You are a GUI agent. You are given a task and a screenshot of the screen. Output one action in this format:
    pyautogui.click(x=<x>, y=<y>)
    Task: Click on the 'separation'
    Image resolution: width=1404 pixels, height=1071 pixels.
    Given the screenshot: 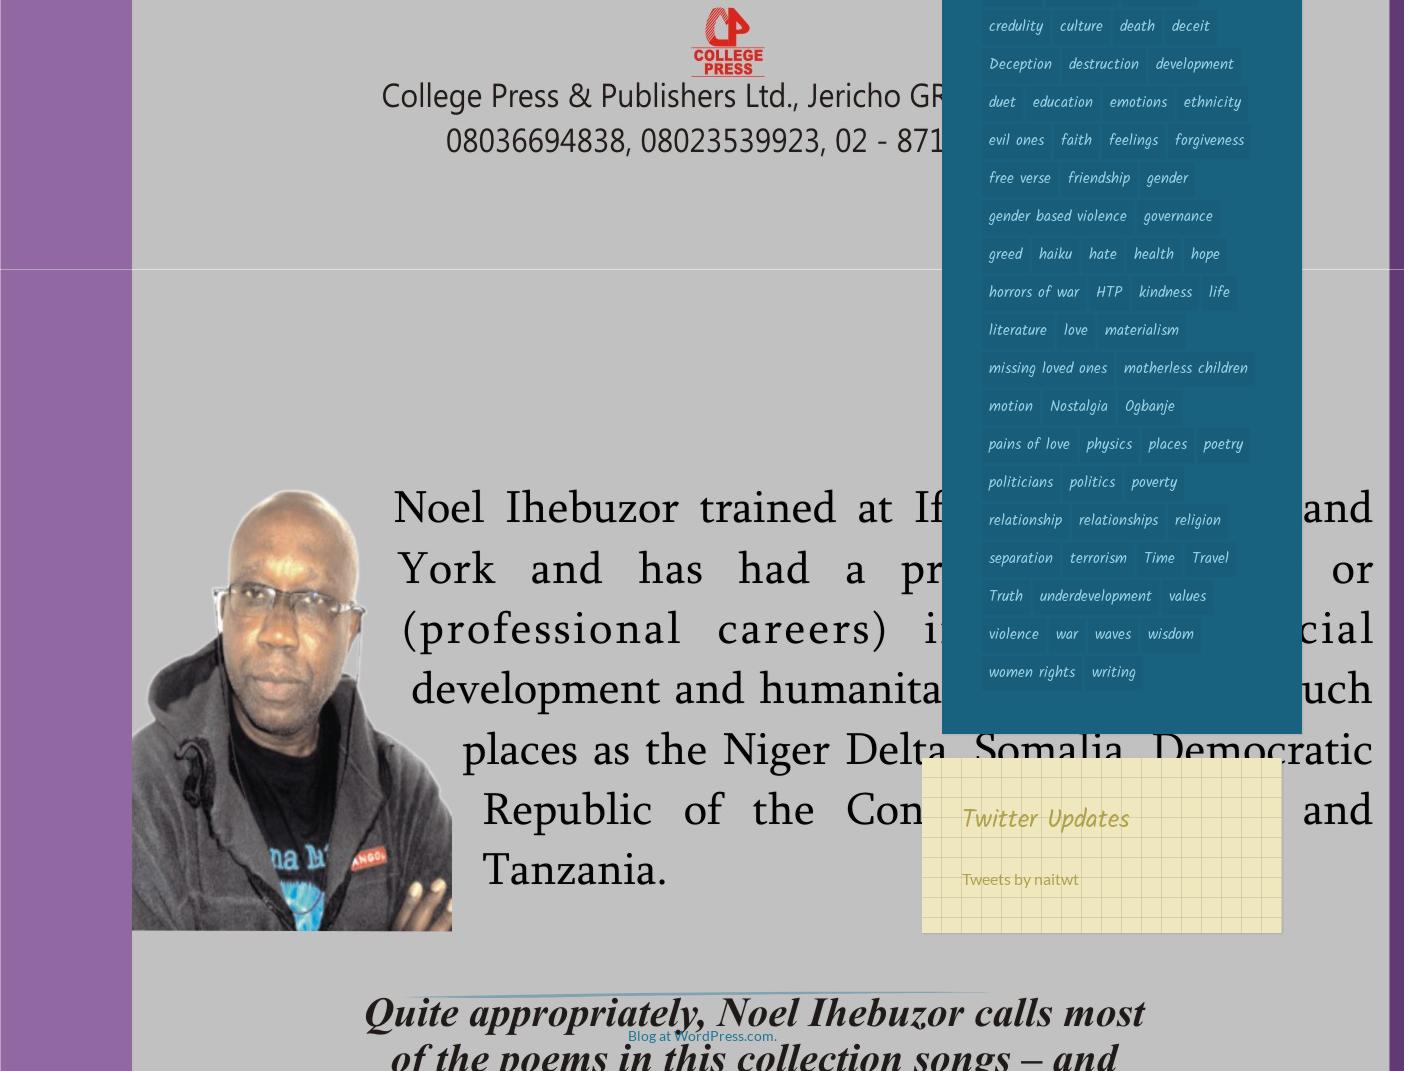 What is the action you would take?
    pyautogui.click(x=1020, y=557)
    